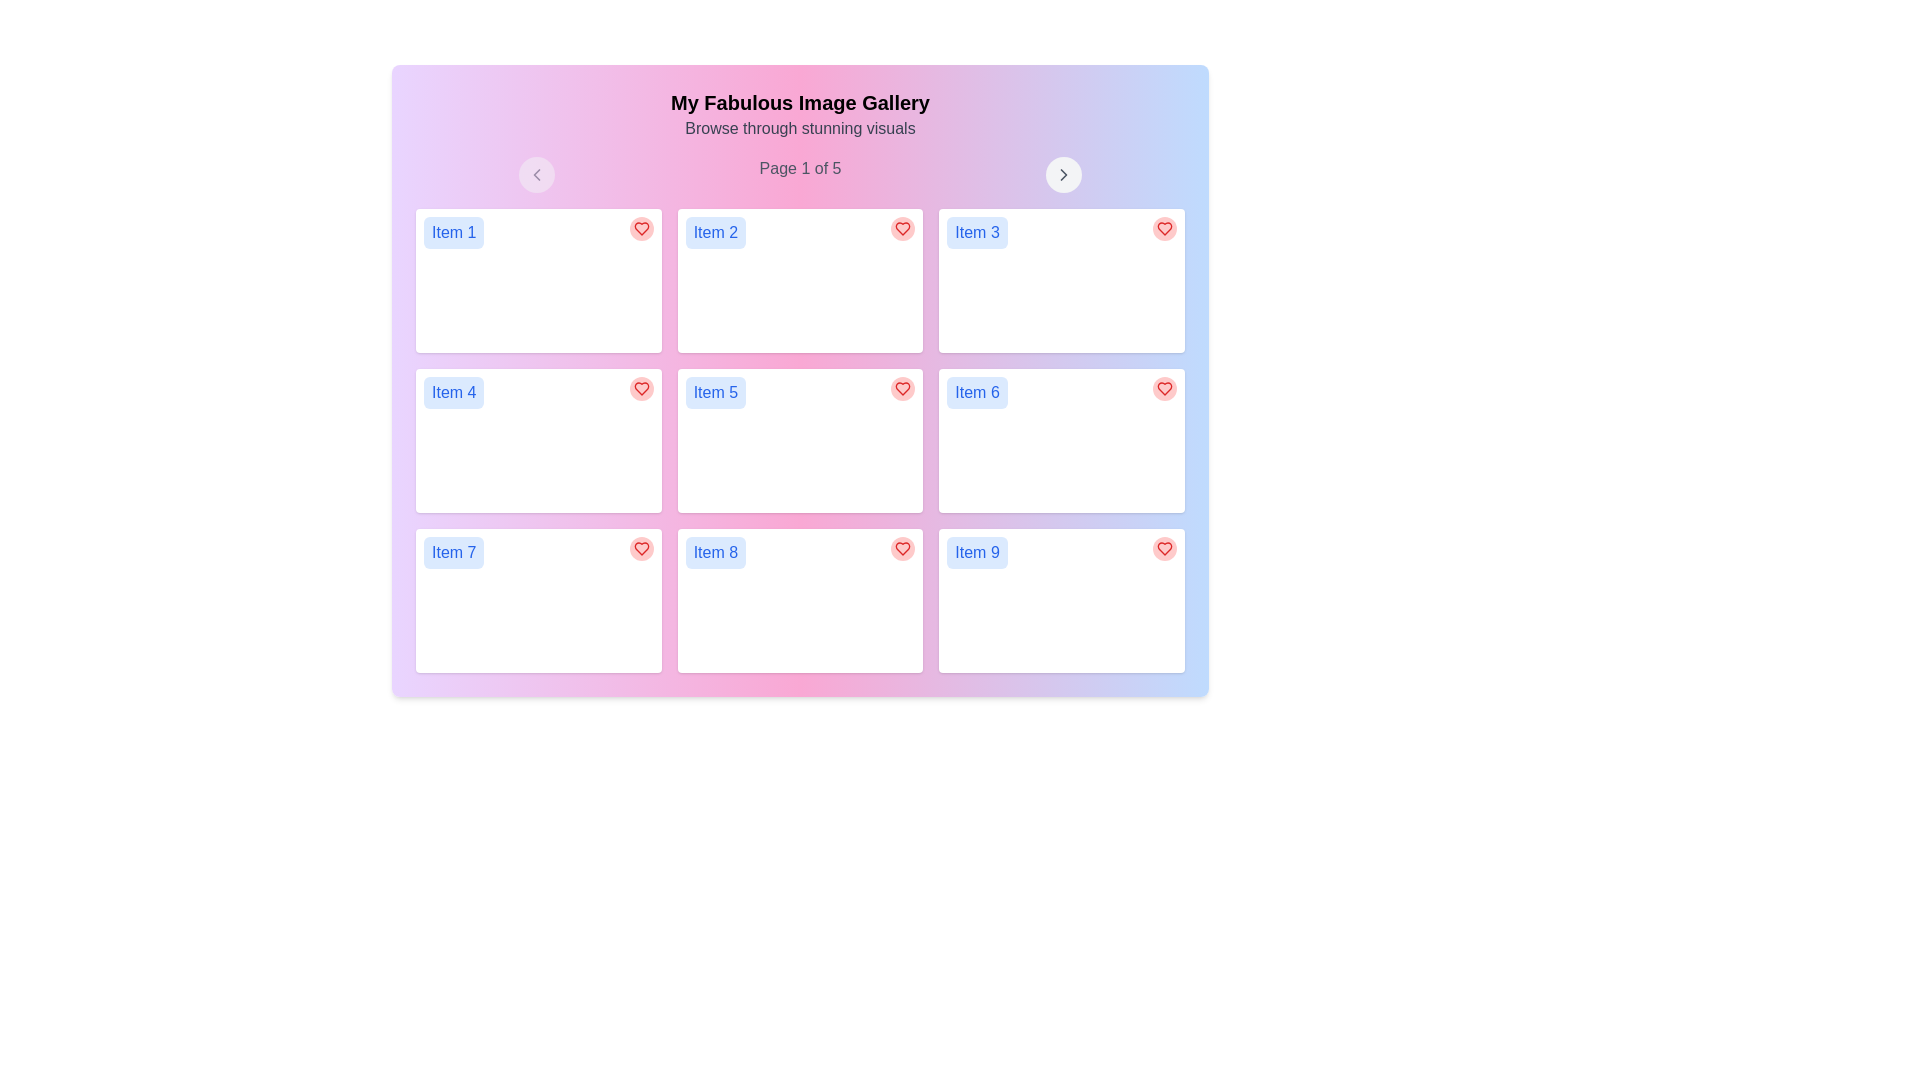 Image resolution: width=1920 pixels, height=1080 pixels. Describe the element at coordinates (800, 173) in the screenshot. I see `the text label displaying 'Page 1 of 5' in dark gray font` at that location.